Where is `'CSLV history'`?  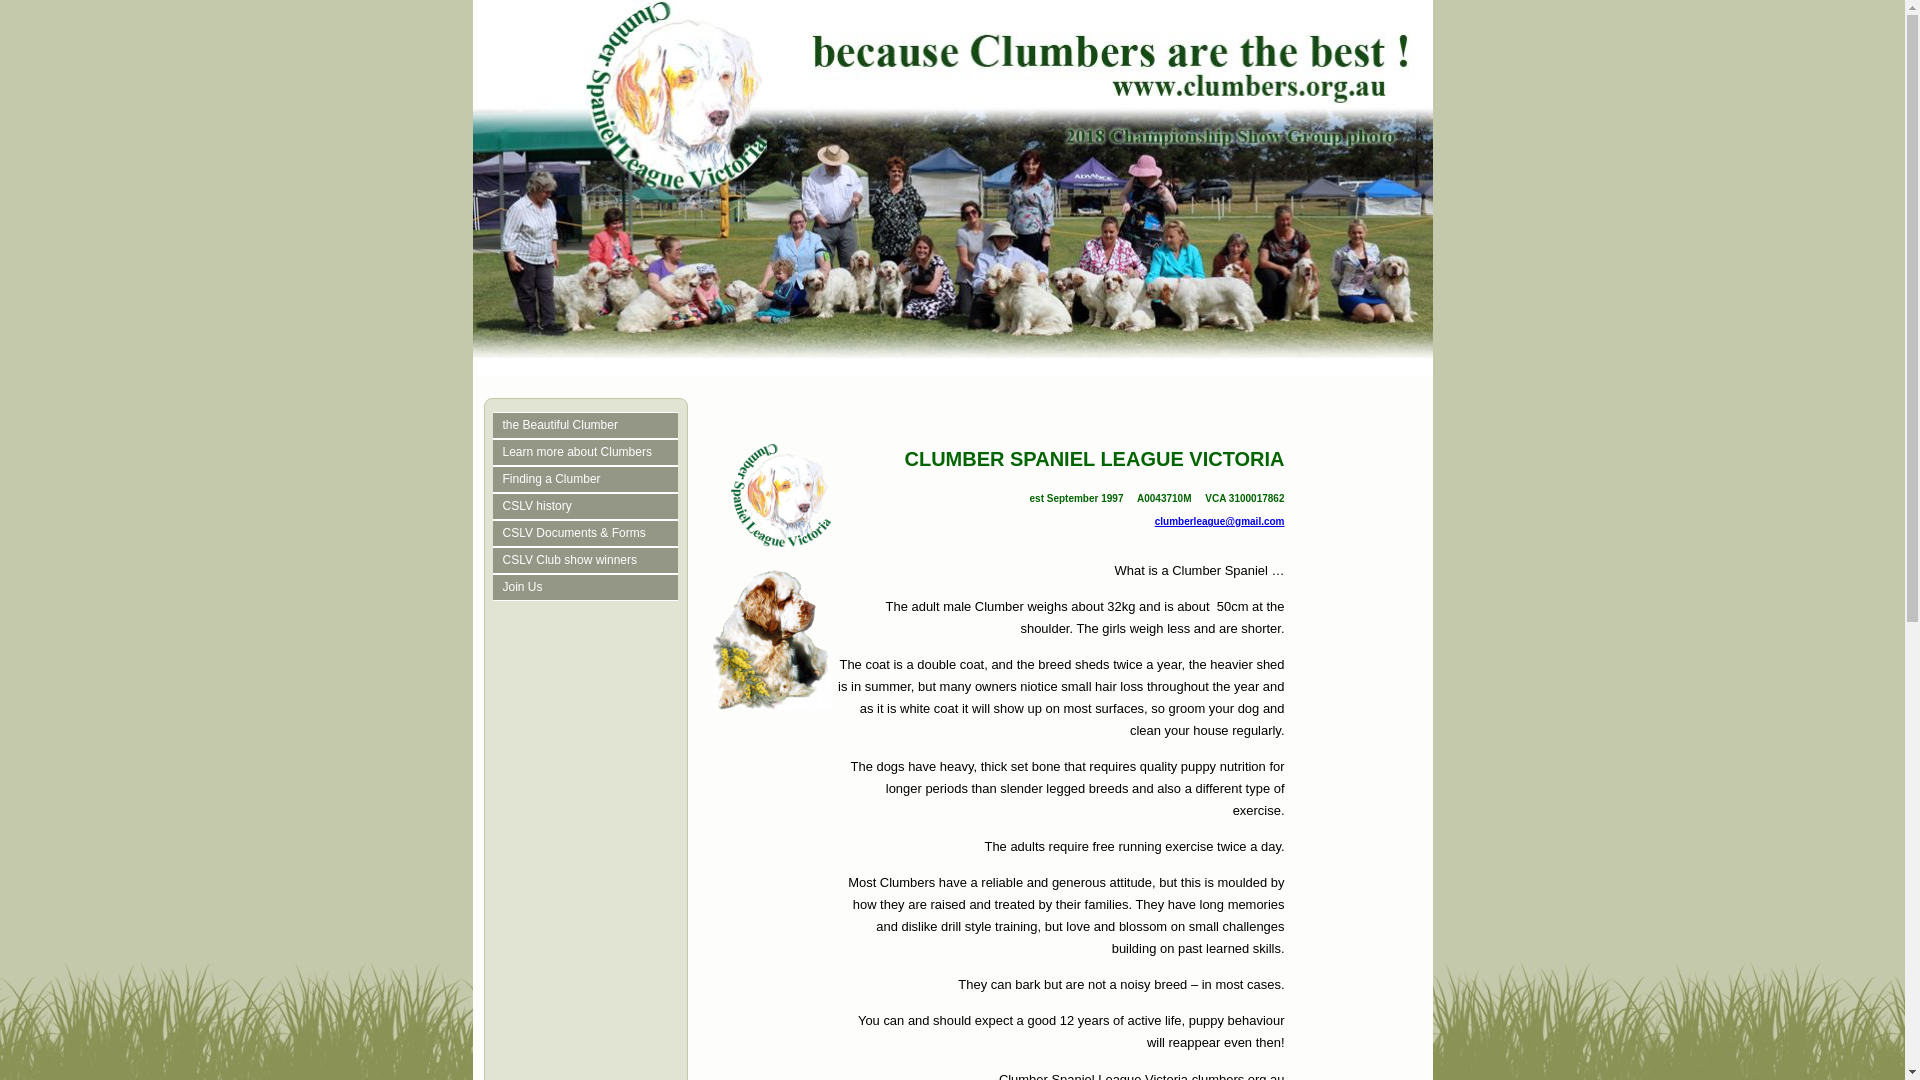
'CSLV history' is located at coordinates (588, 505).